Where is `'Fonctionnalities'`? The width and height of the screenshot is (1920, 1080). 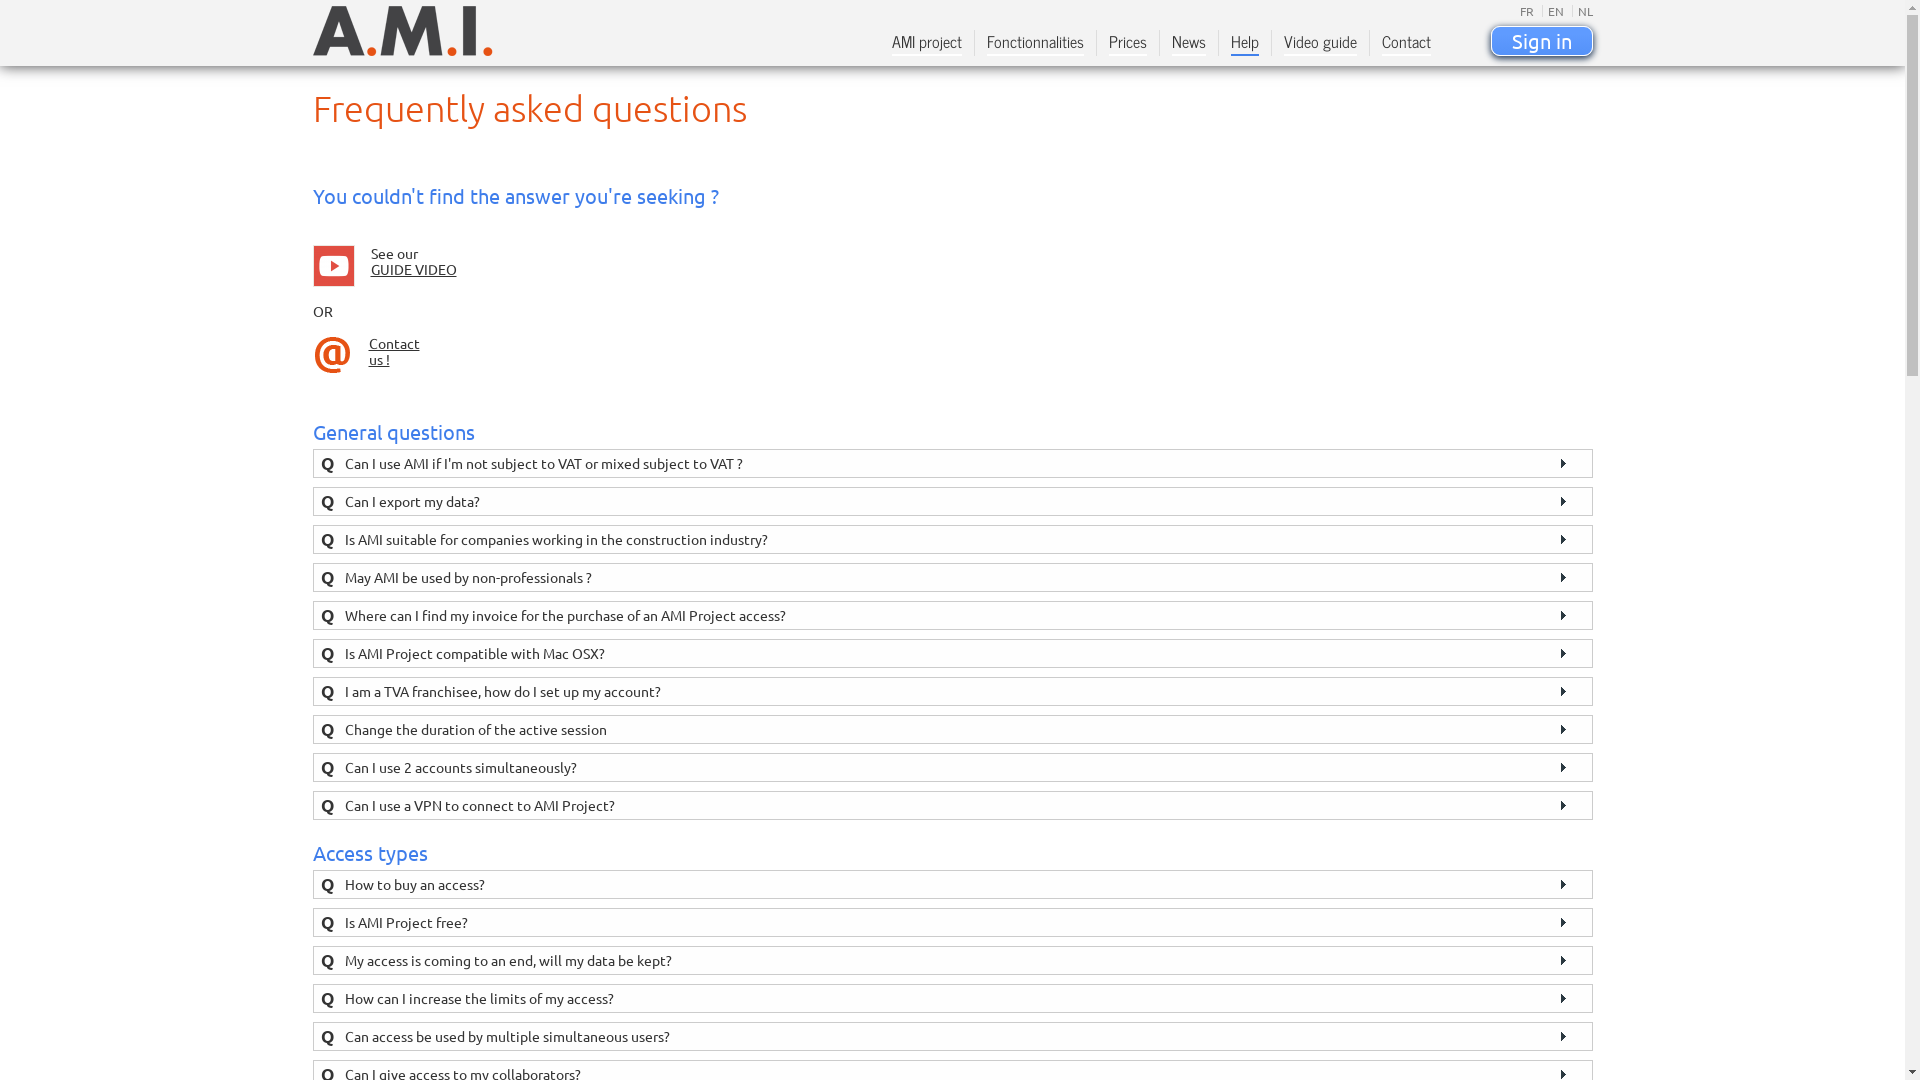
'Fonctionnalities' is located at coordinates (985, 44).